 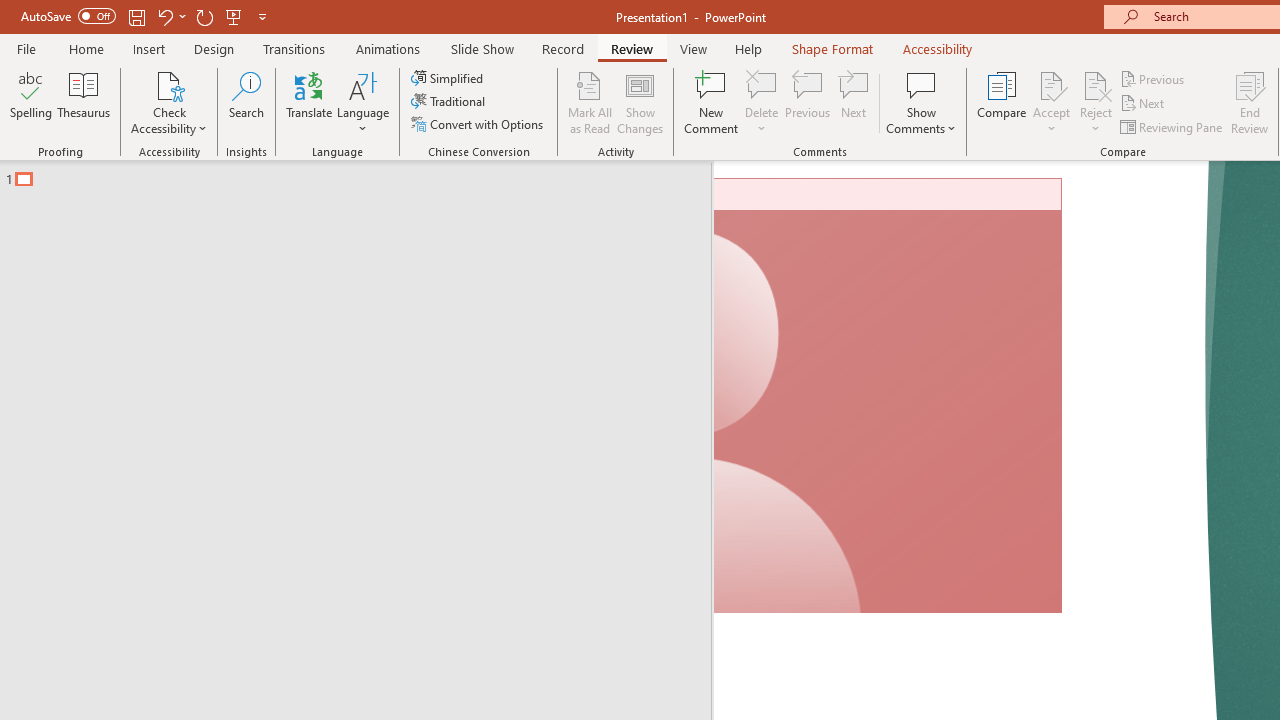 What do you see at coordinates (448, 77) in the screenshot?
I see `'Simplified'` at bounding box center [448, 77].